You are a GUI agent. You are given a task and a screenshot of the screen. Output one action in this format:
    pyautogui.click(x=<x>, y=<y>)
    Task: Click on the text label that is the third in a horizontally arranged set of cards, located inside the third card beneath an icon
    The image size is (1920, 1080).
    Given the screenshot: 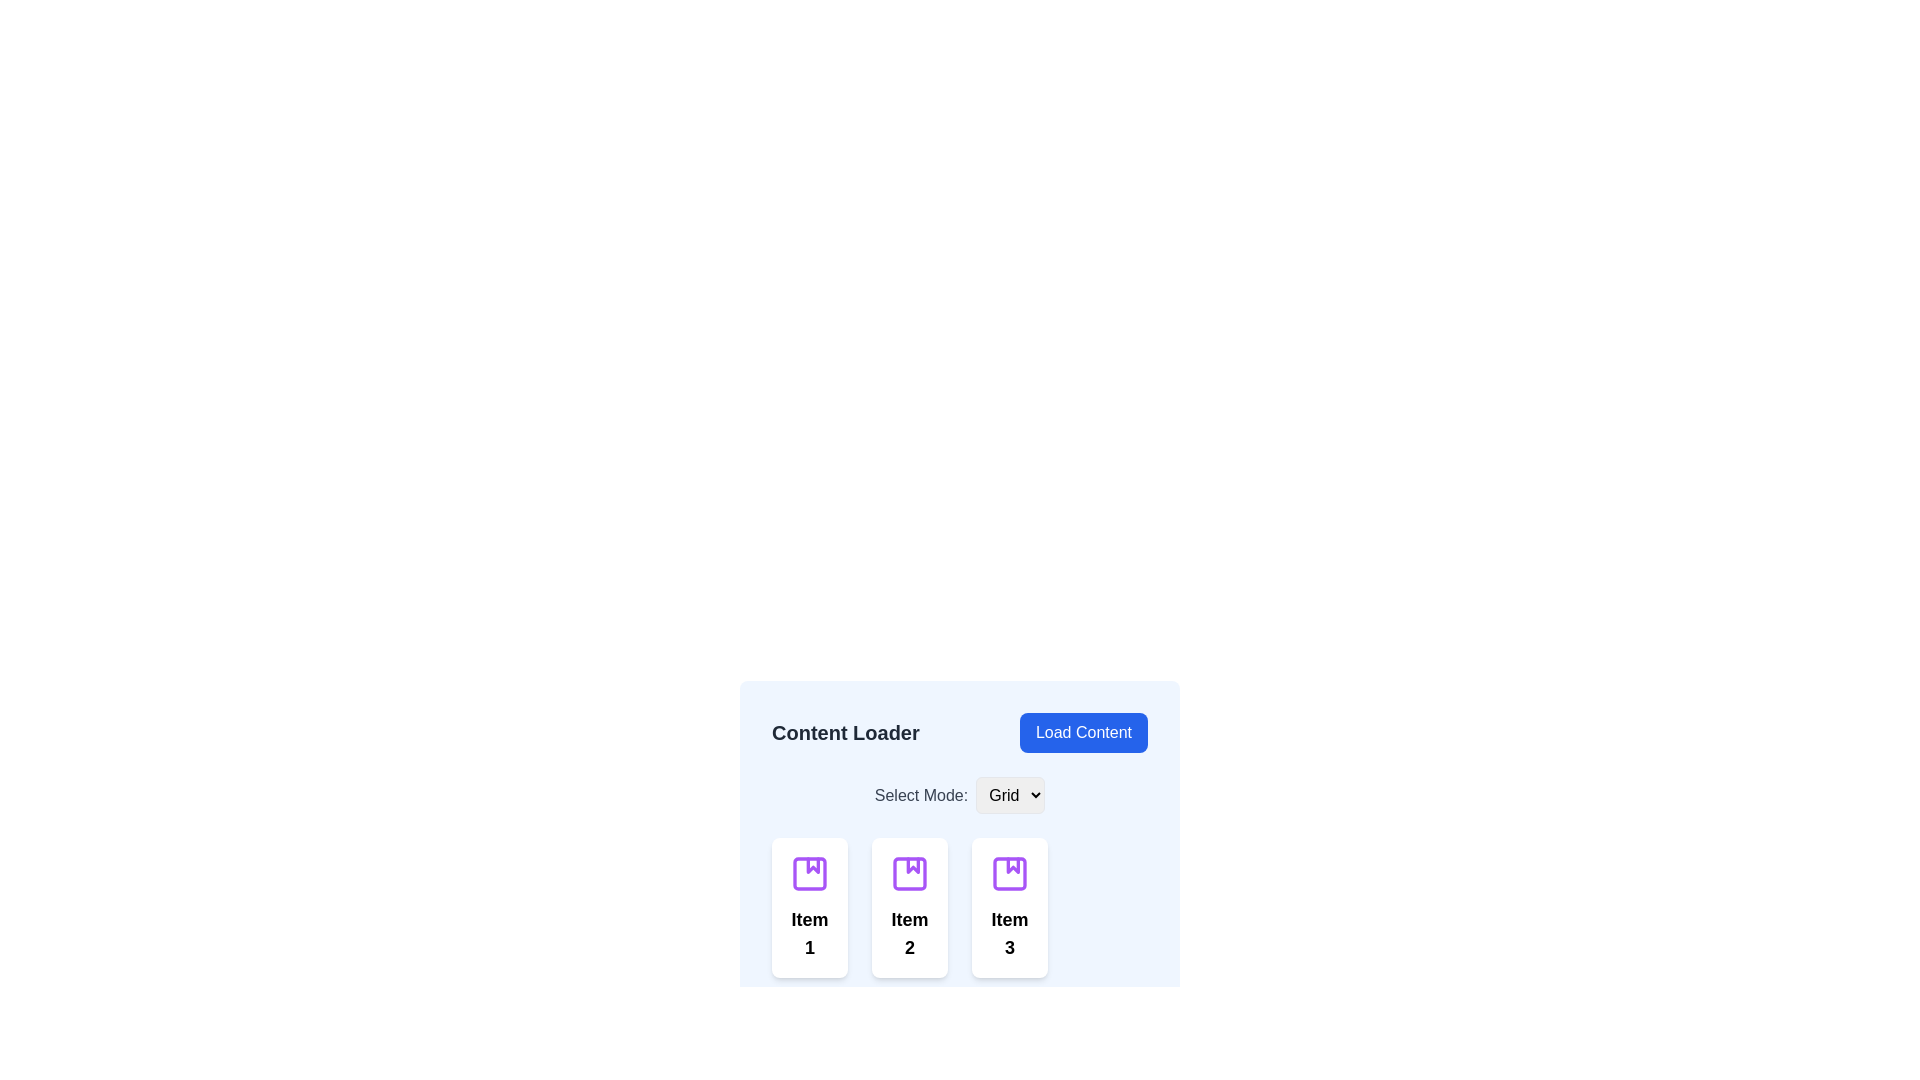 What is the action you would take?
    pyautogui.click(x=1009, y=933)
    